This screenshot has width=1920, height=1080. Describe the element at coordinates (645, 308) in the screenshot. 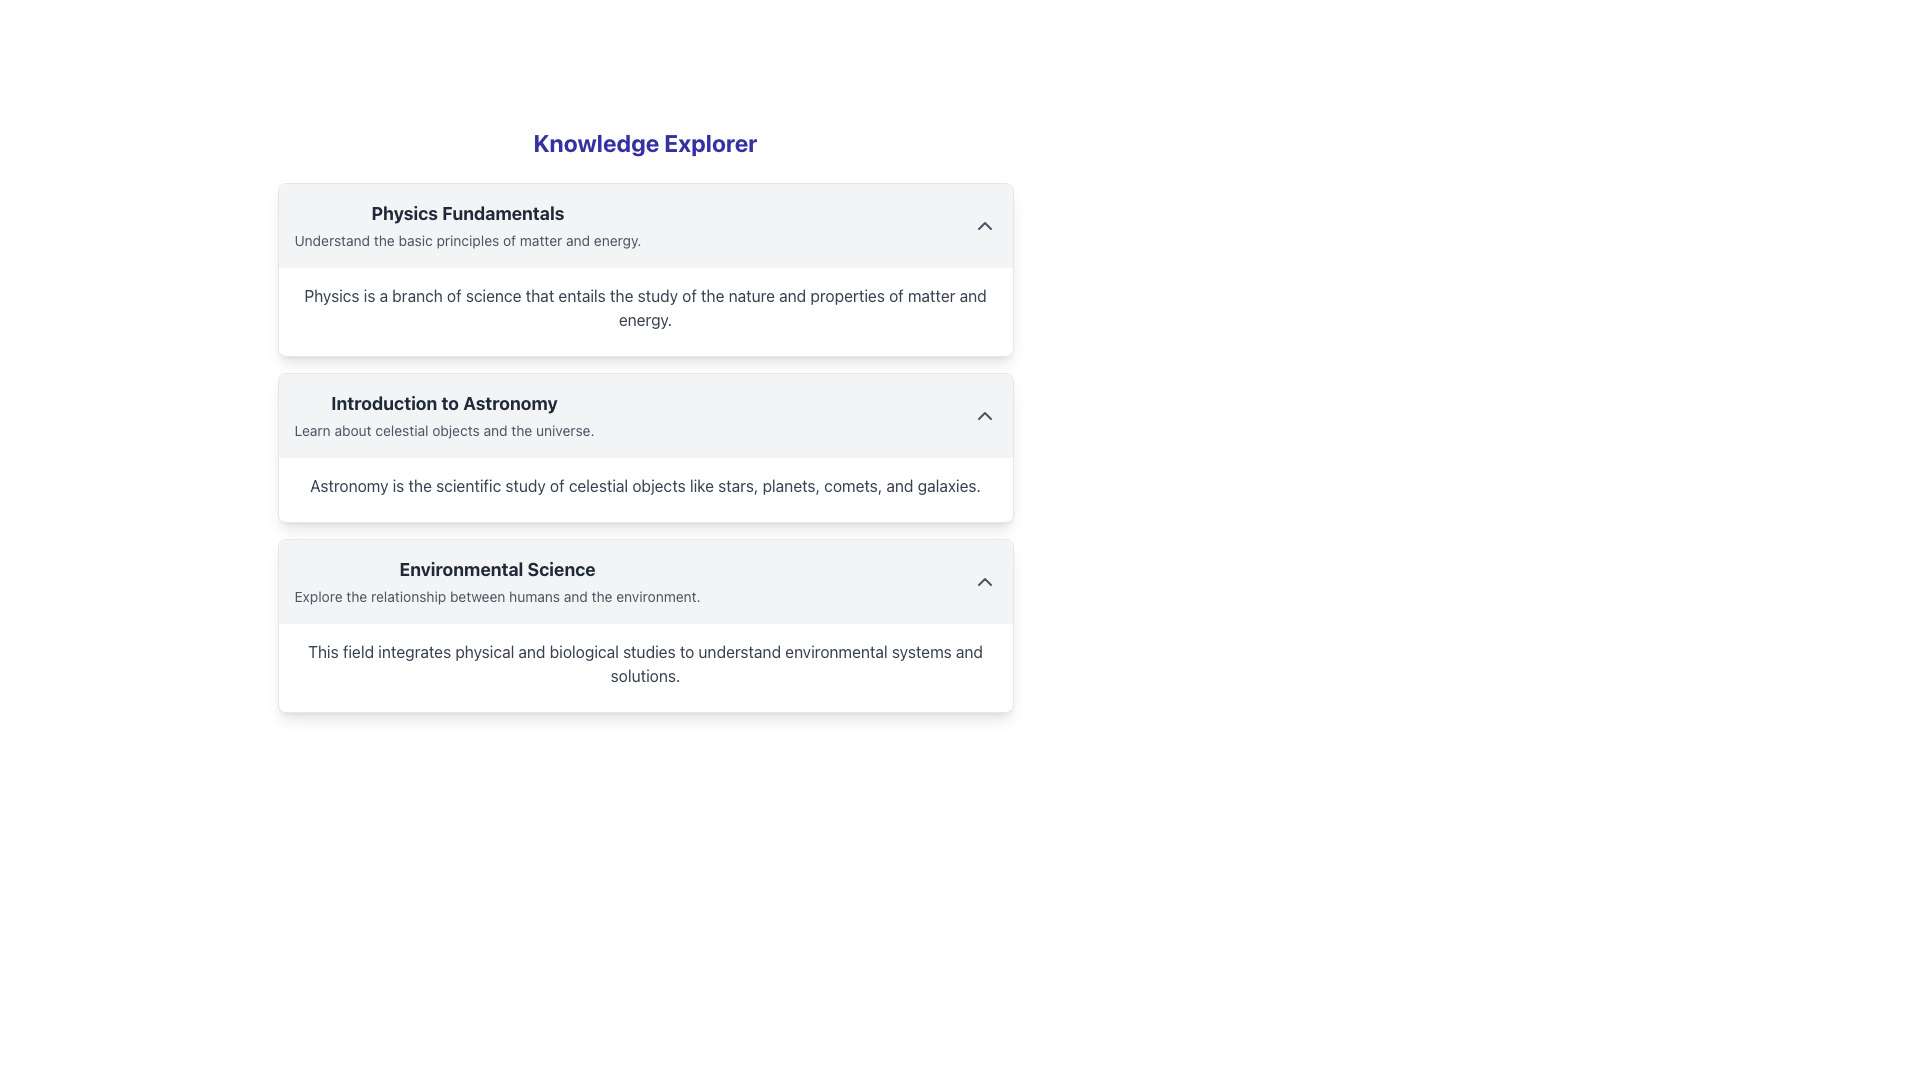

I see `explanatory text element providing information about the scientific field of Physics, located in the 'Physics Fundamentals' section below the section title` at that location.